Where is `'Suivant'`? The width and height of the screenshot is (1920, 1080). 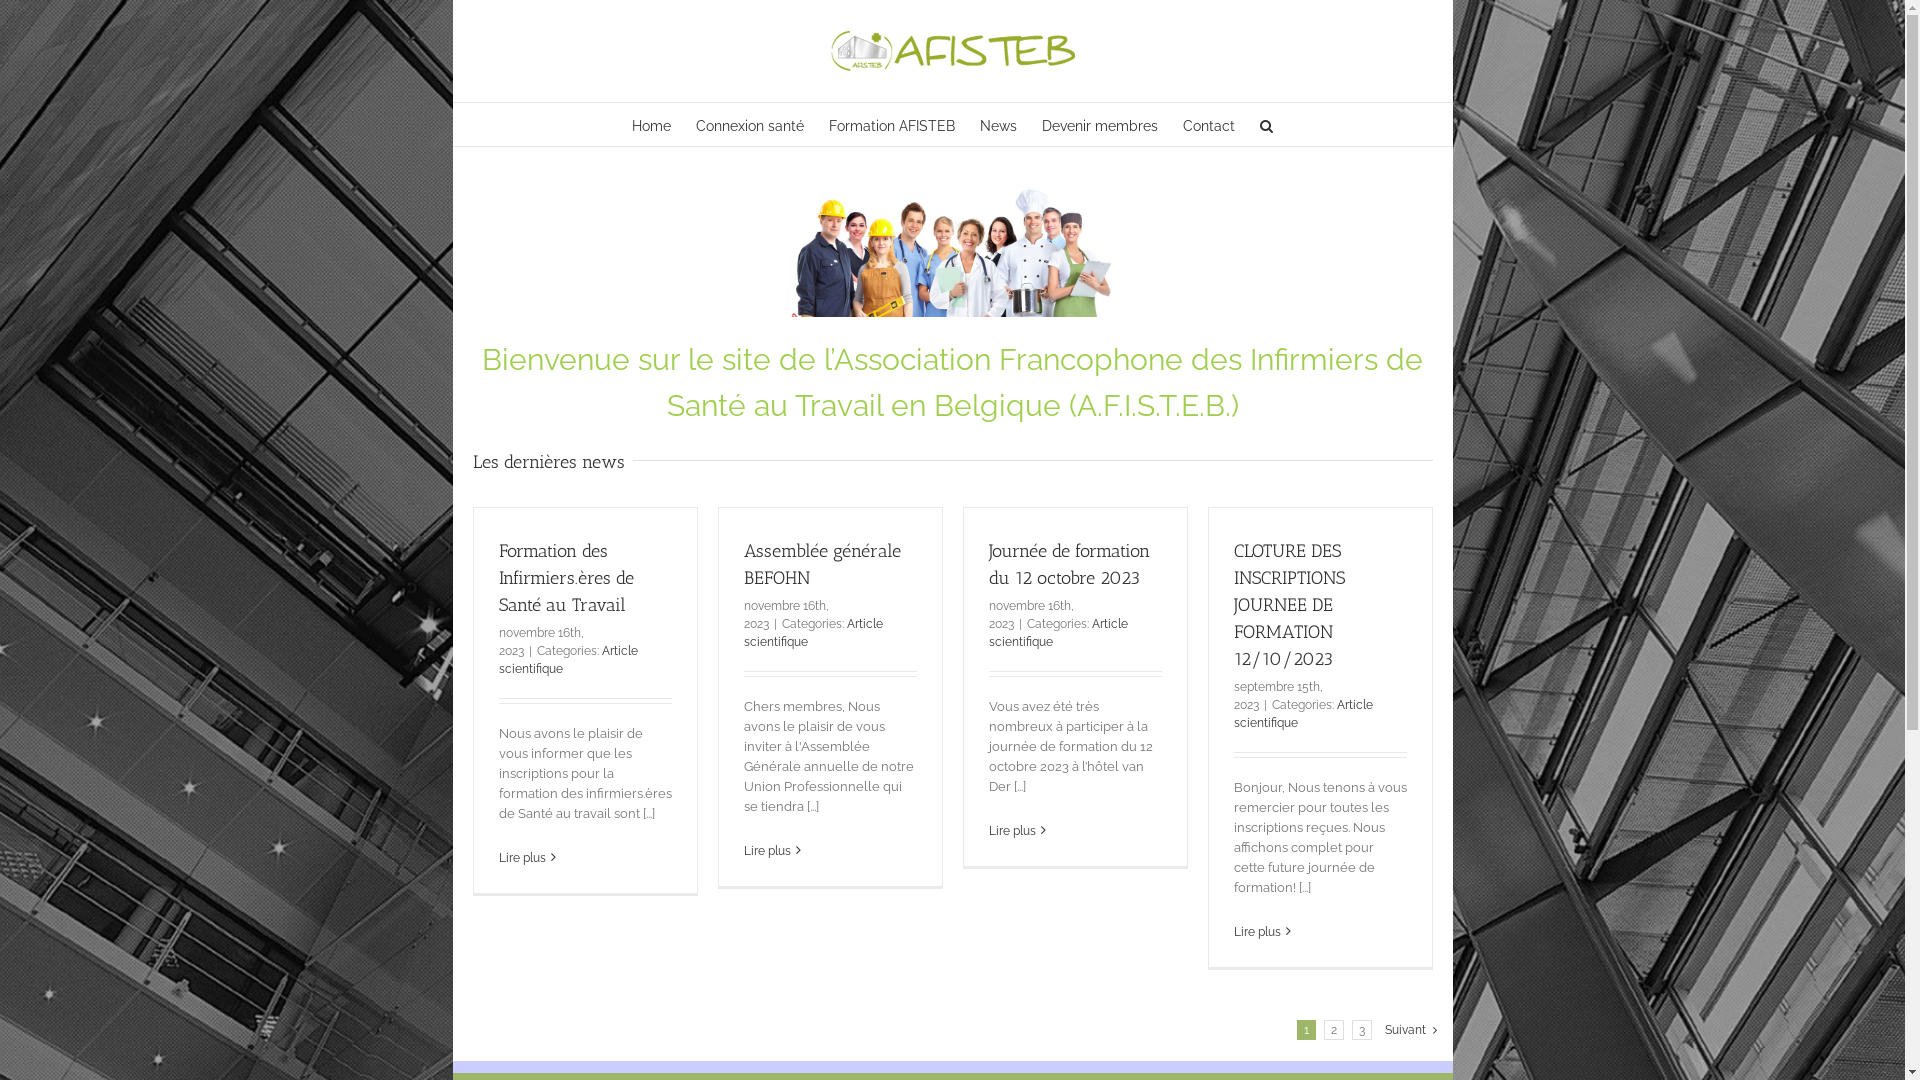
'Suivant' is located at coordinates (1404, 1029).